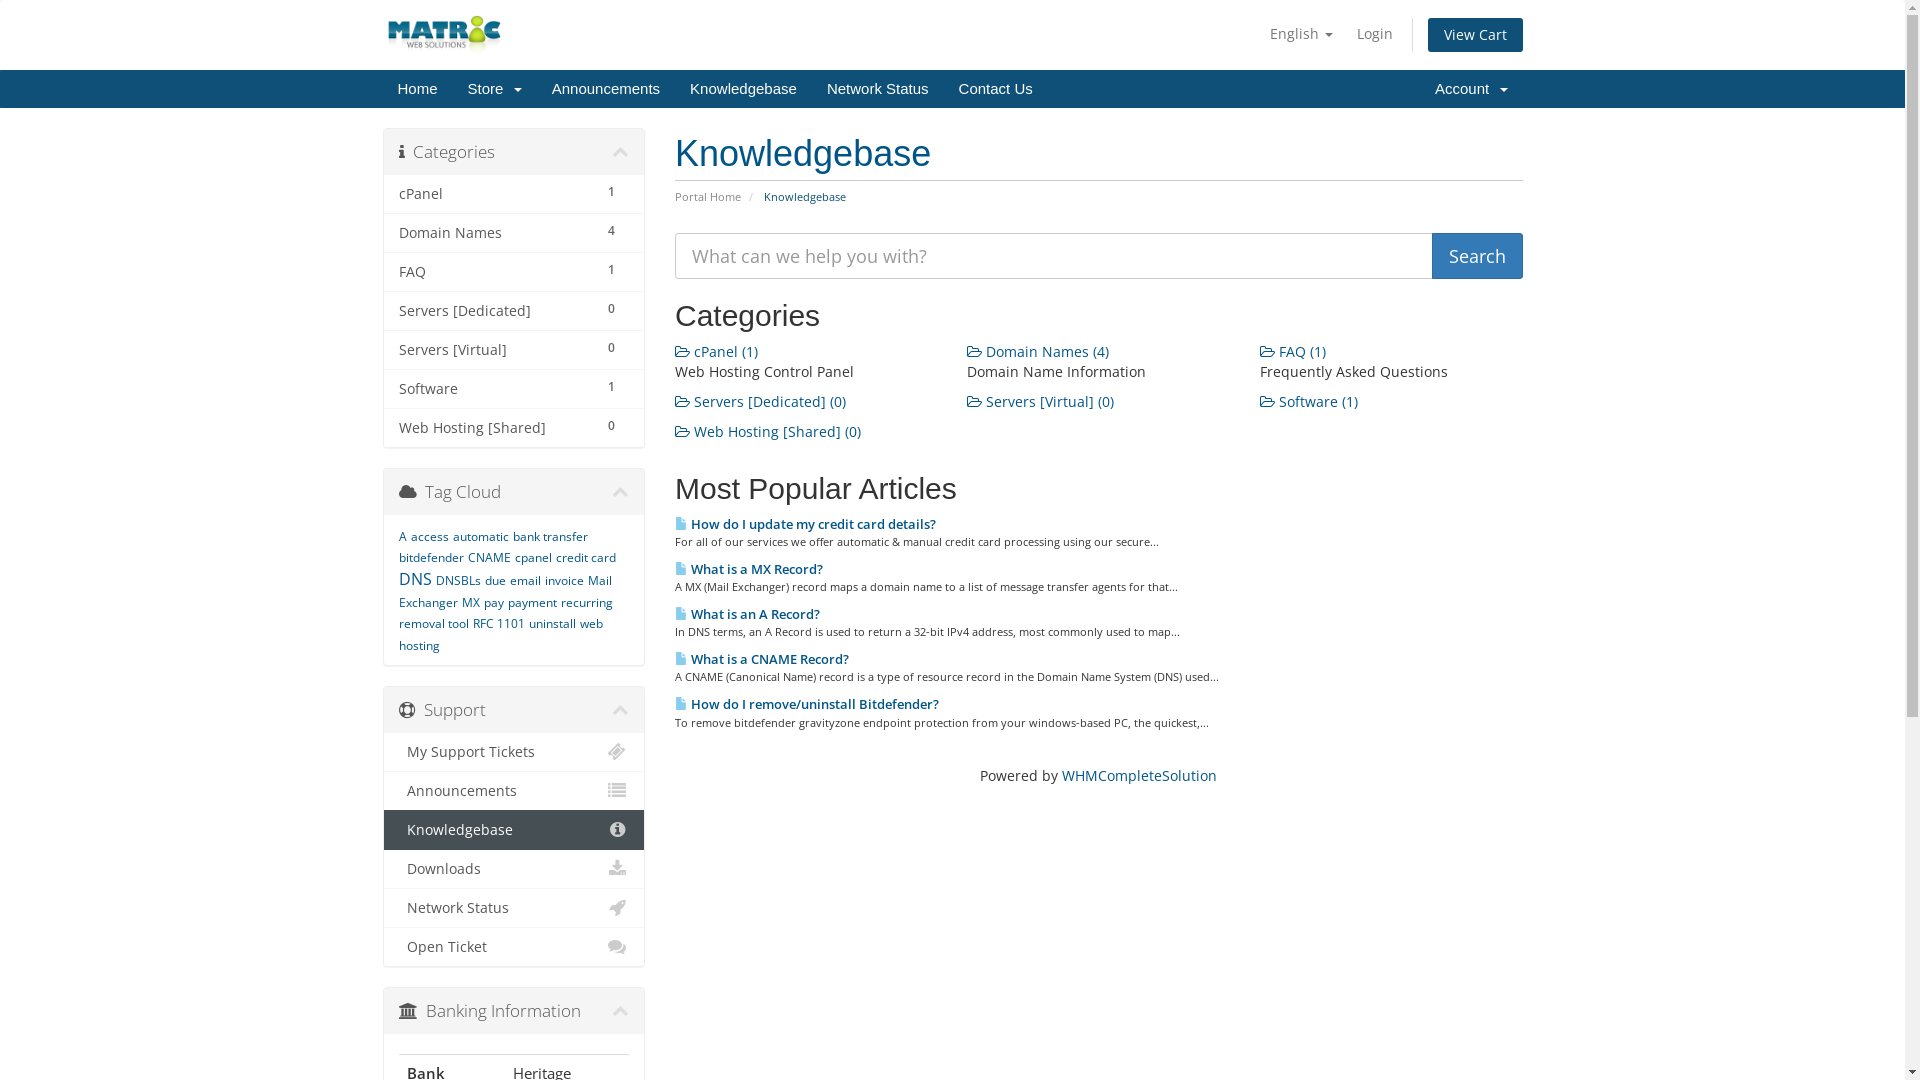  What do you see at coordinates (1139, 774) in the screenshot?
I see `'WHMCompleteSolution'` at bounding box center [1139, 774].